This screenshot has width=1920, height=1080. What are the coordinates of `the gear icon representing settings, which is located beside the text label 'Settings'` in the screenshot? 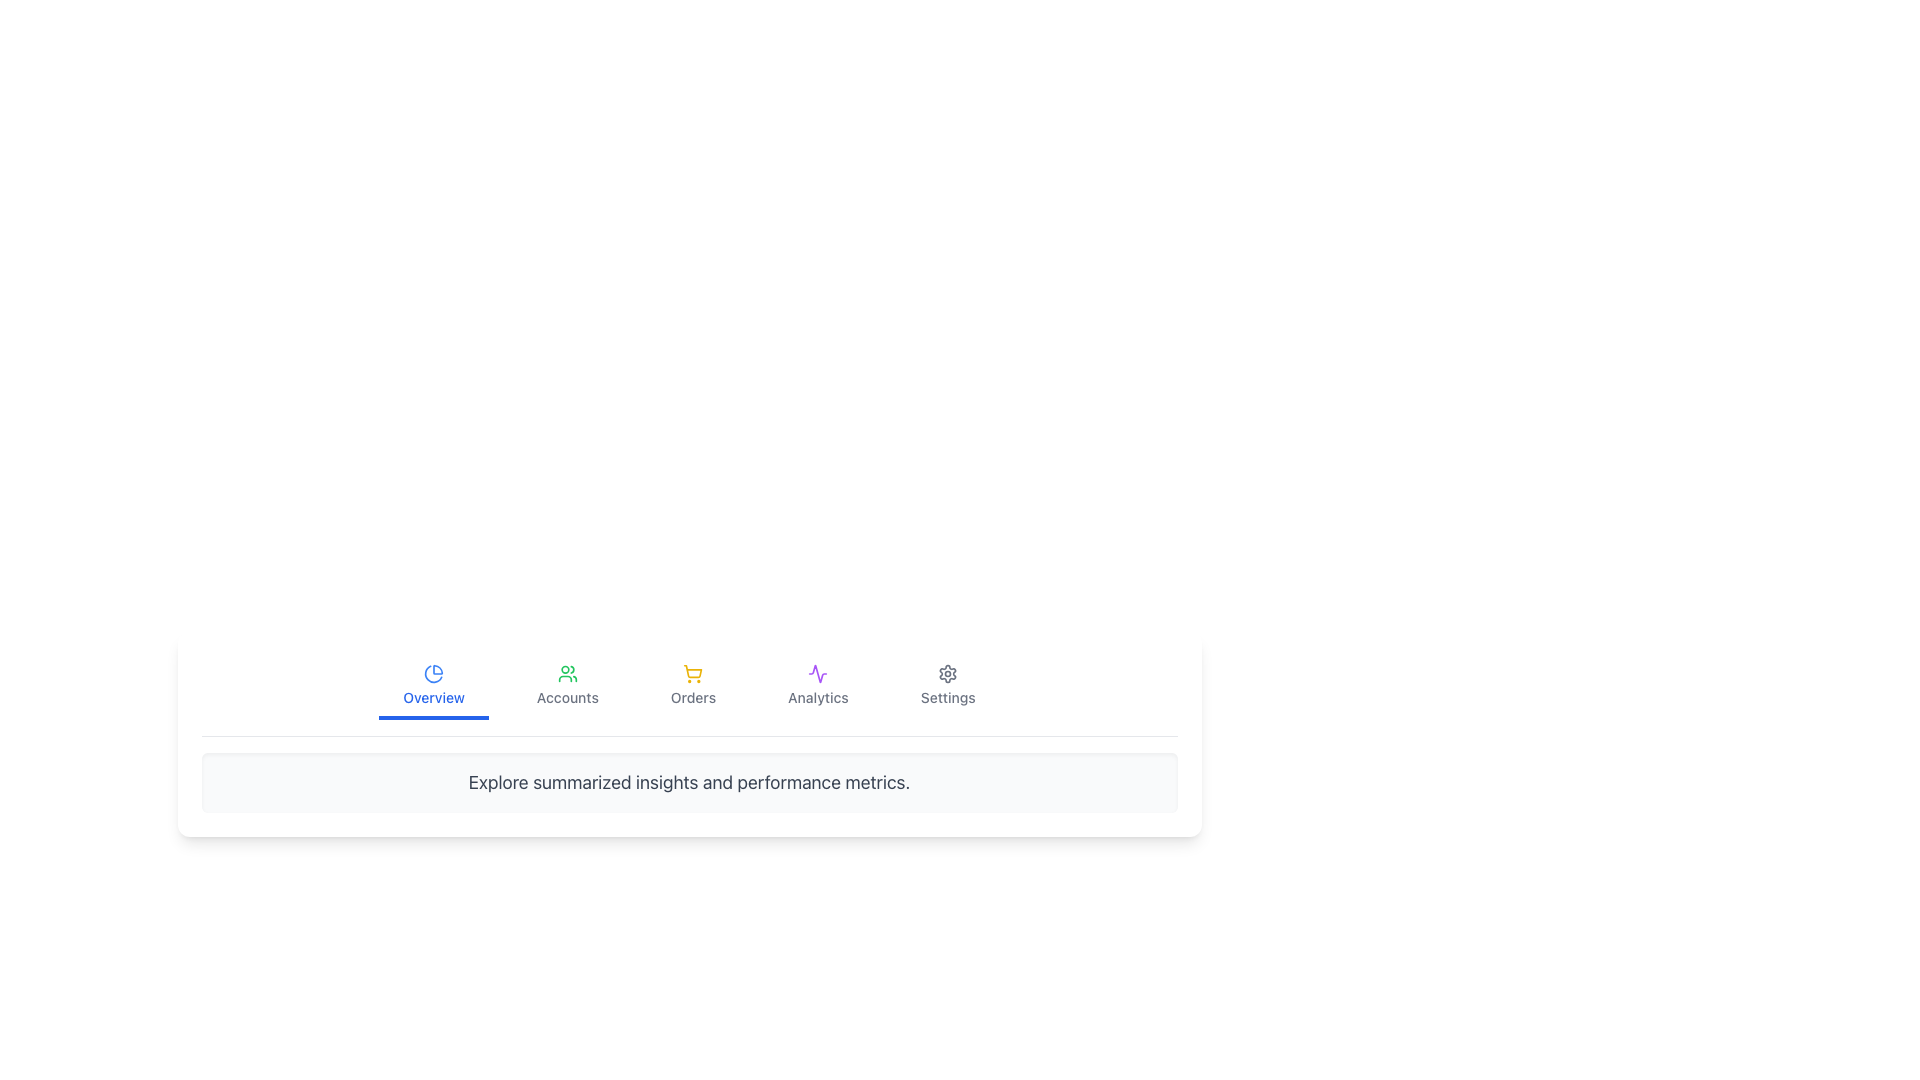 It's located at (947, 674).